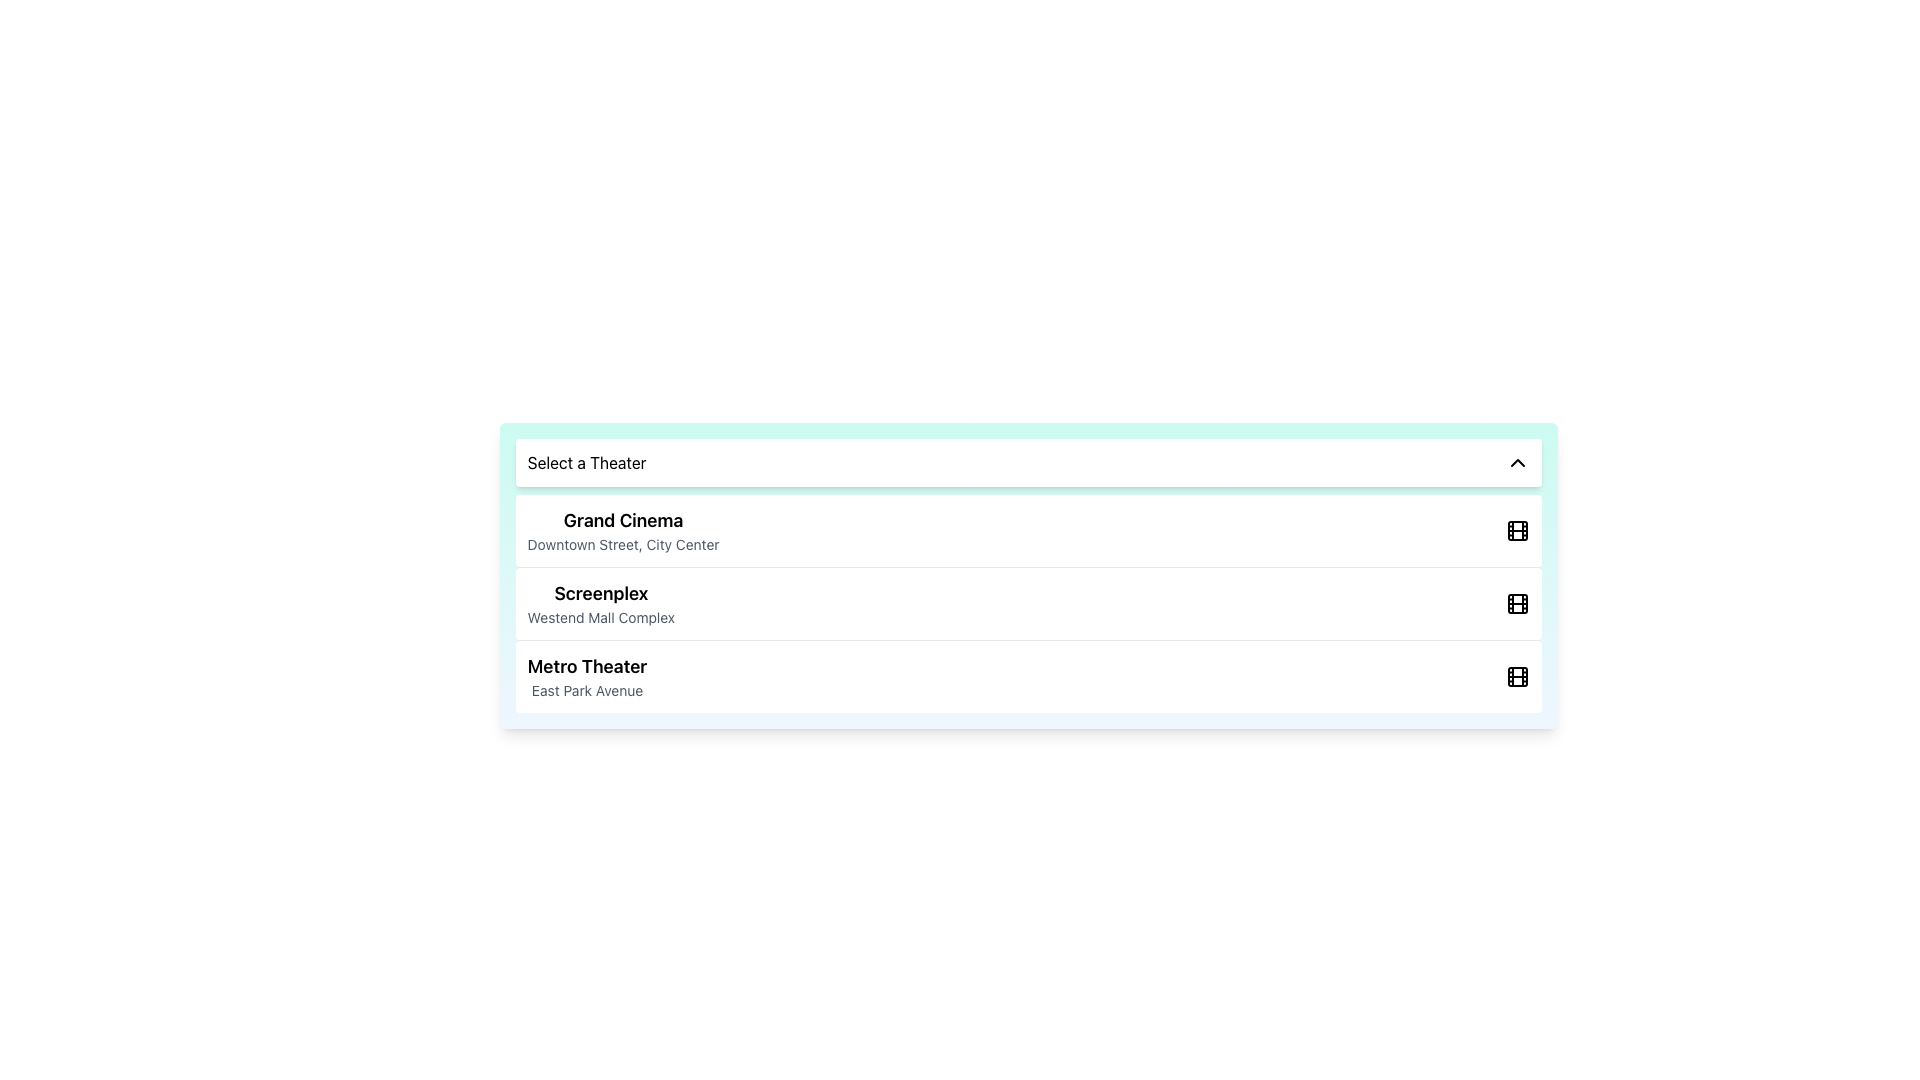  What do you see at coordinates (1028, 675) in the screenshot?
I see `the list item representing 'Metro Theater' located at 'East Park Avenue'` at bounding box center [1028, 675].